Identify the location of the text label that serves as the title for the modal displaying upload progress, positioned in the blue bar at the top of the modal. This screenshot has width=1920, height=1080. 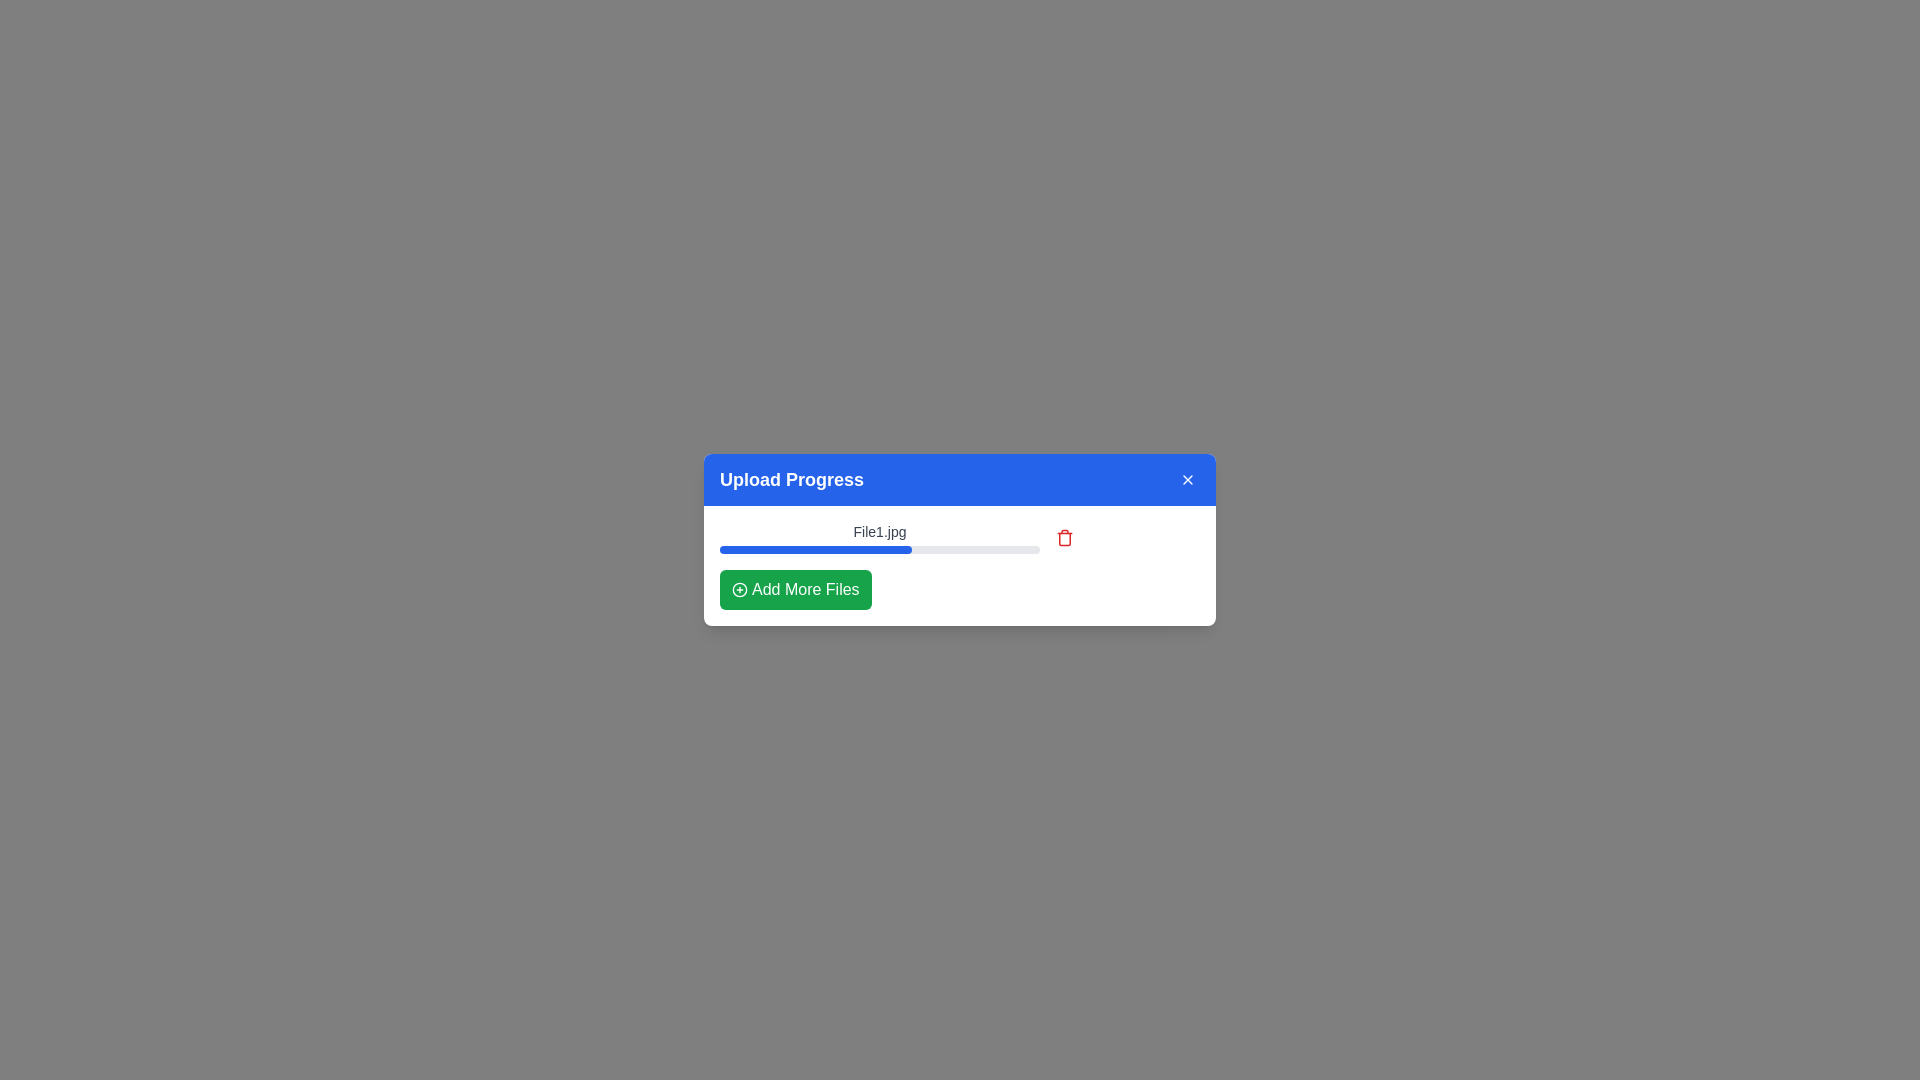
(791, 479).